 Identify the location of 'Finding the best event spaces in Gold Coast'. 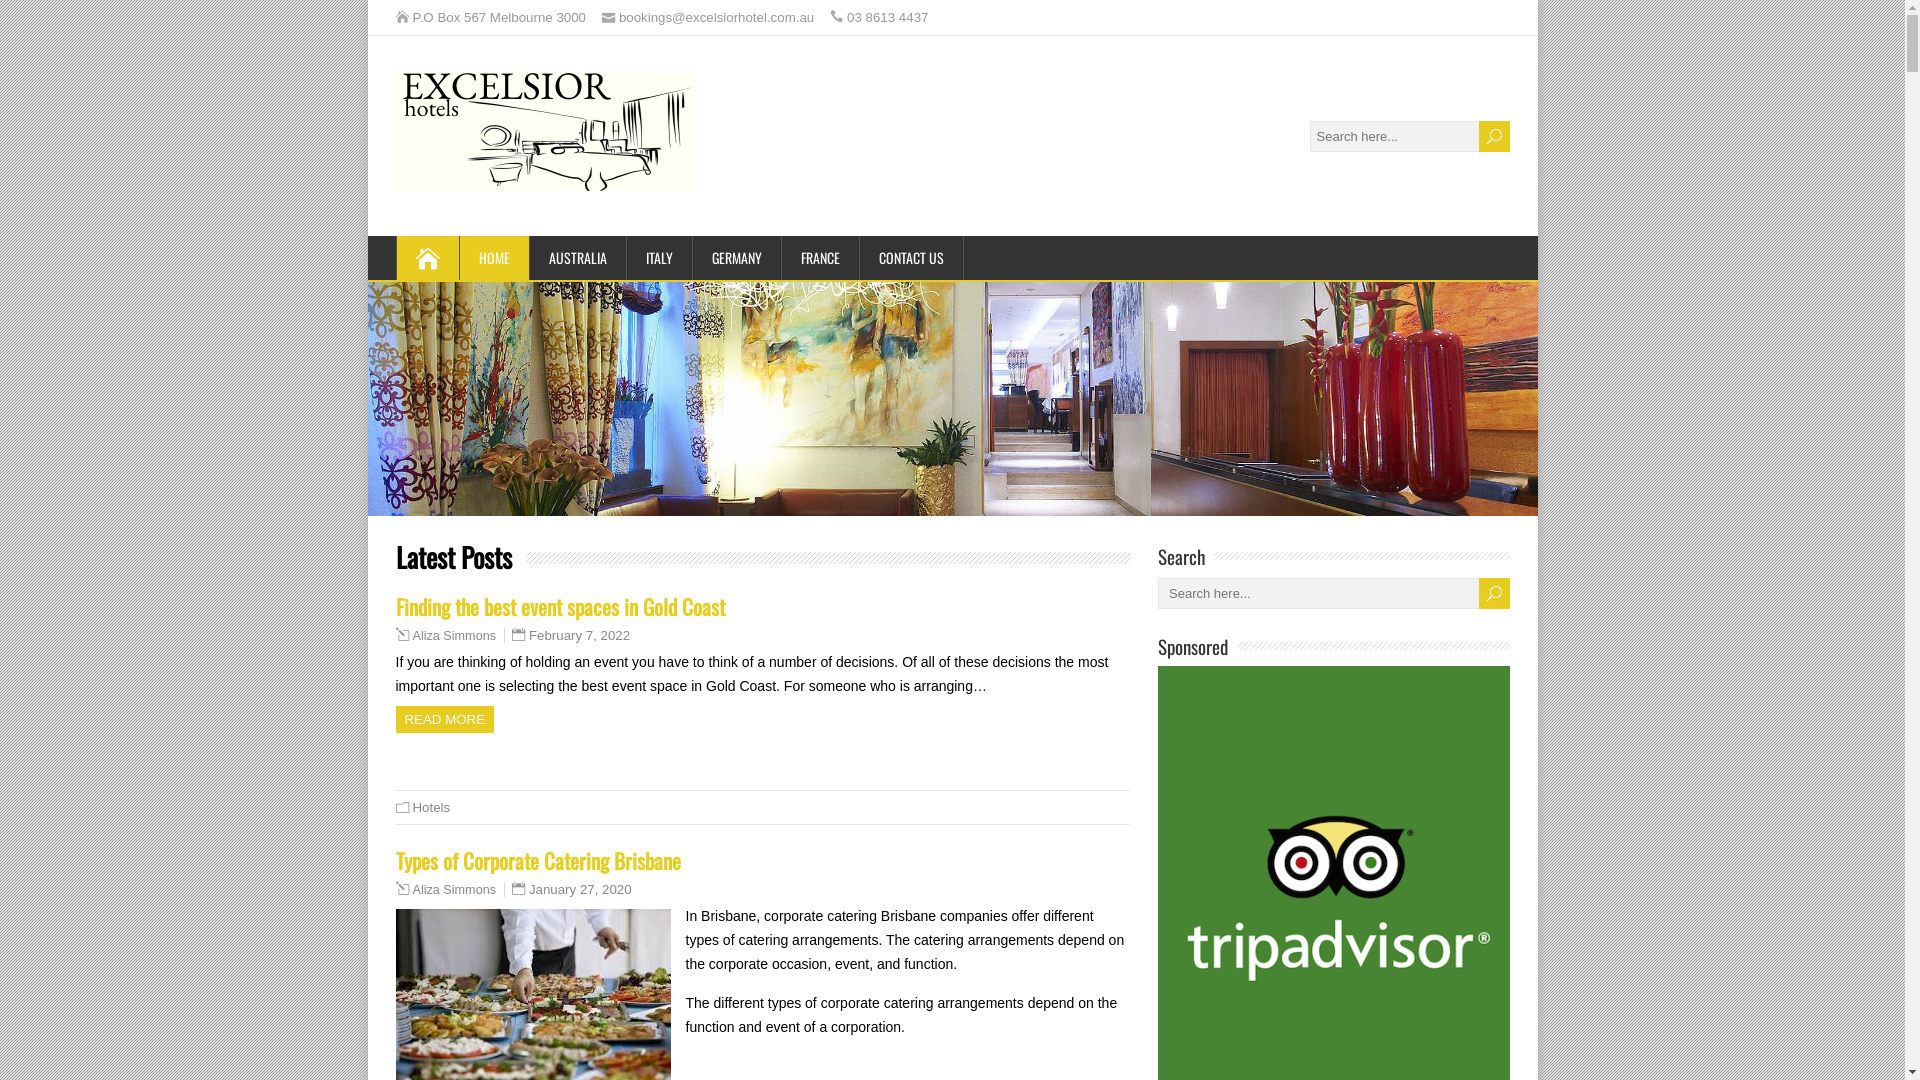
(560, 605).